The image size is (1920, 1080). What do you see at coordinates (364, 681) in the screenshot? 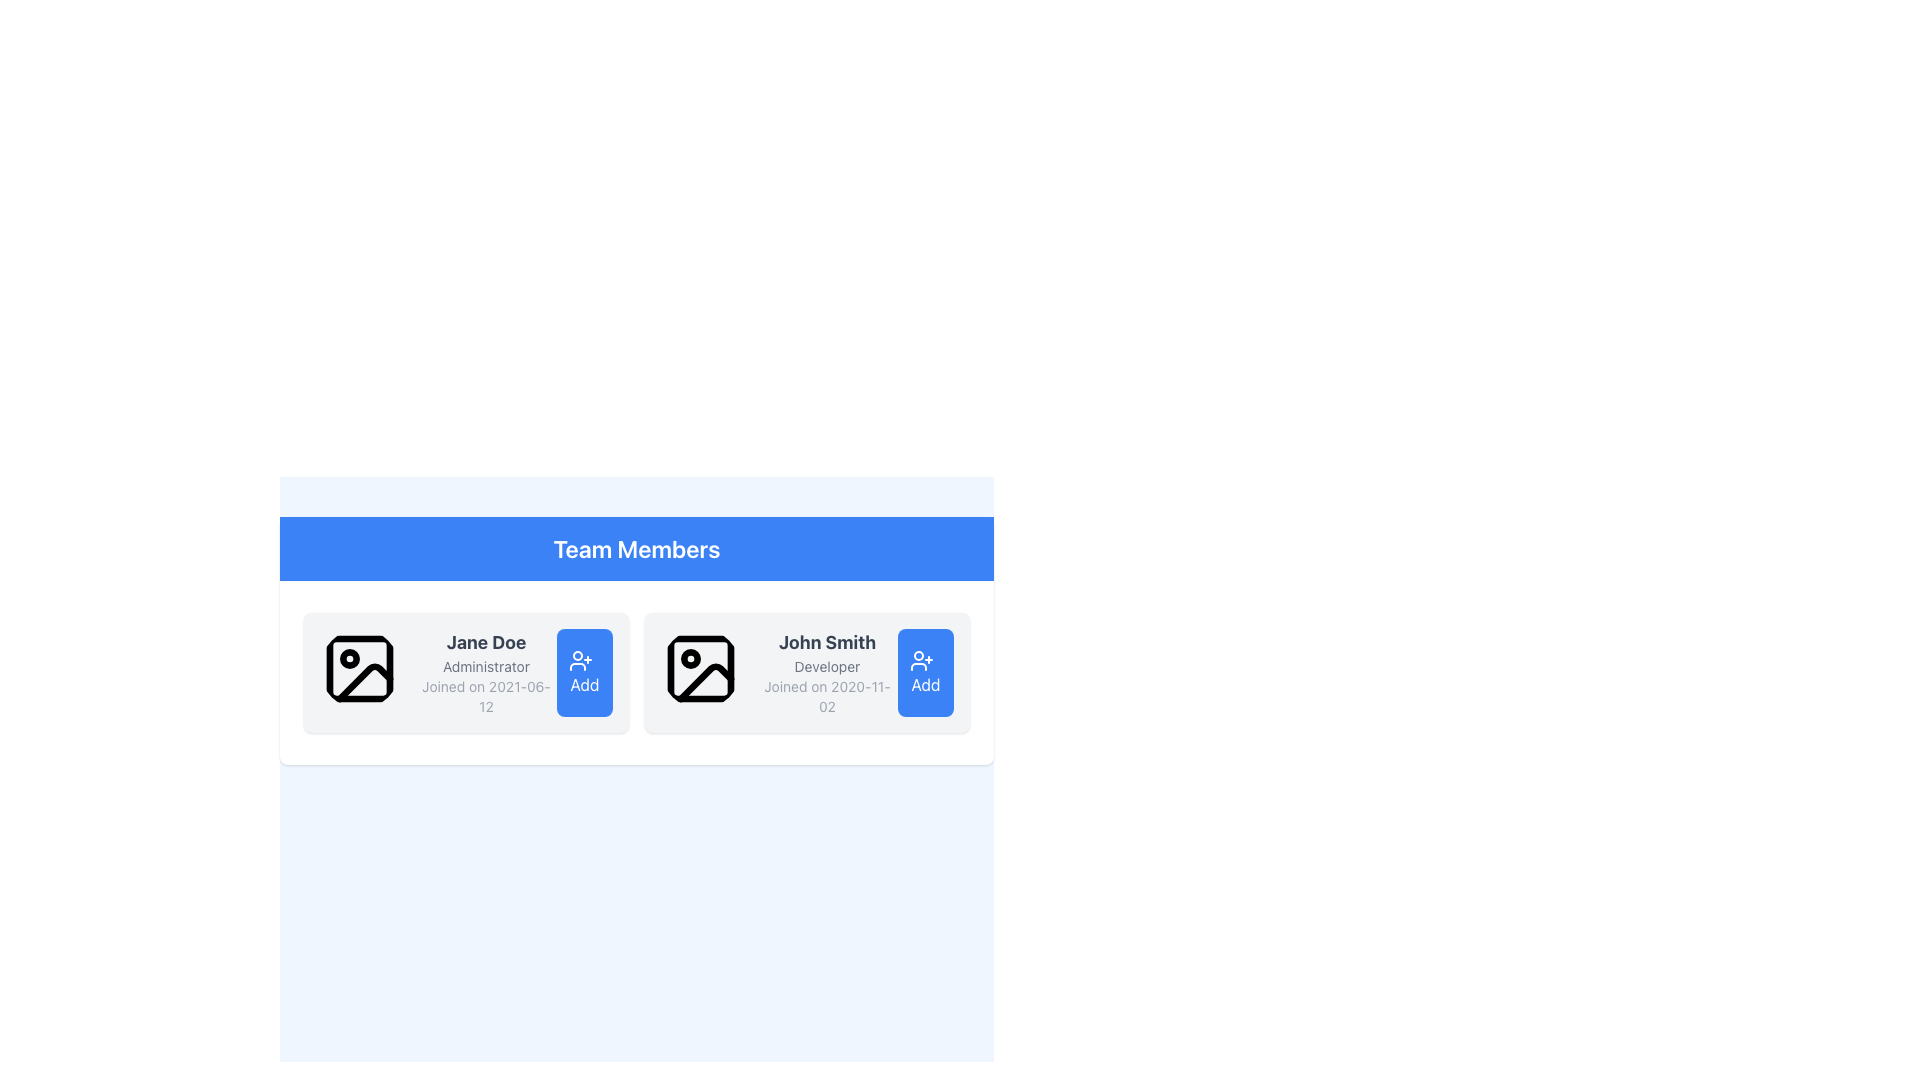
I see `the broken image indicator icon located at the top-left corner of the image placeholder in the 'Jane Doe' team member card` at bounding box center [364, 681].